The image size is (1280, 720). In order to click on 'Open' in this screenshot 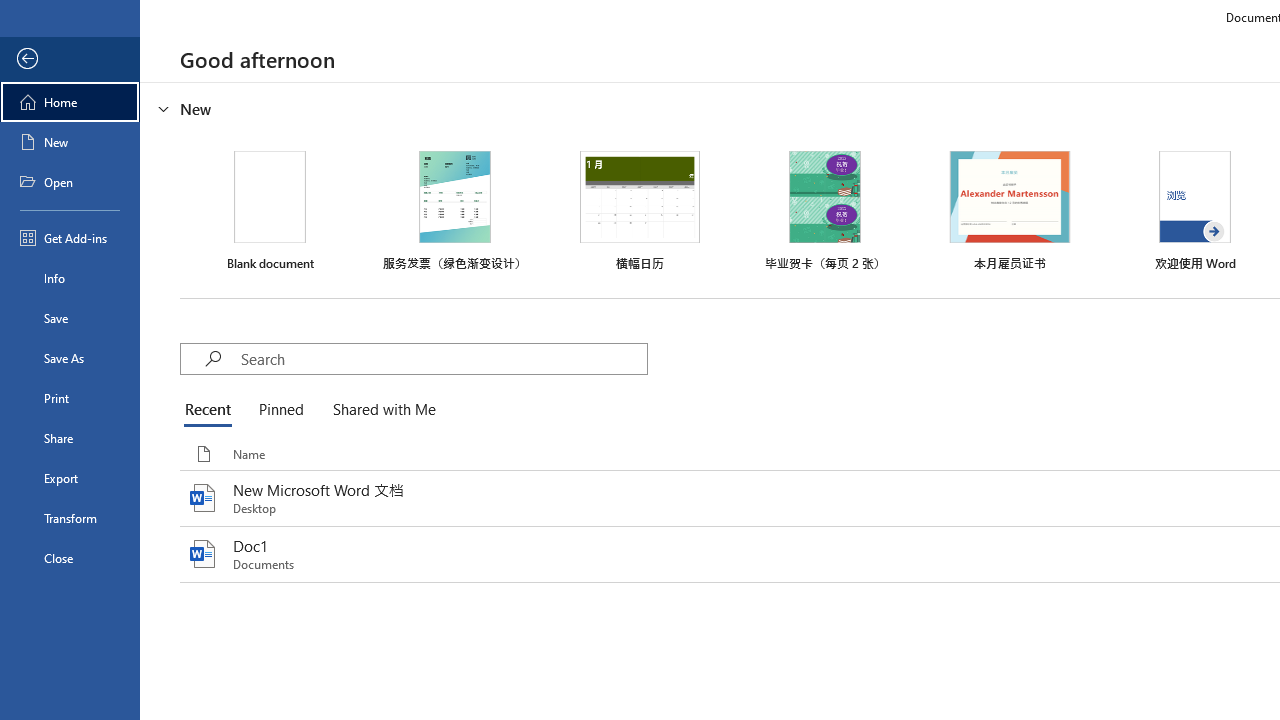, I will do `click(69, 182)`.